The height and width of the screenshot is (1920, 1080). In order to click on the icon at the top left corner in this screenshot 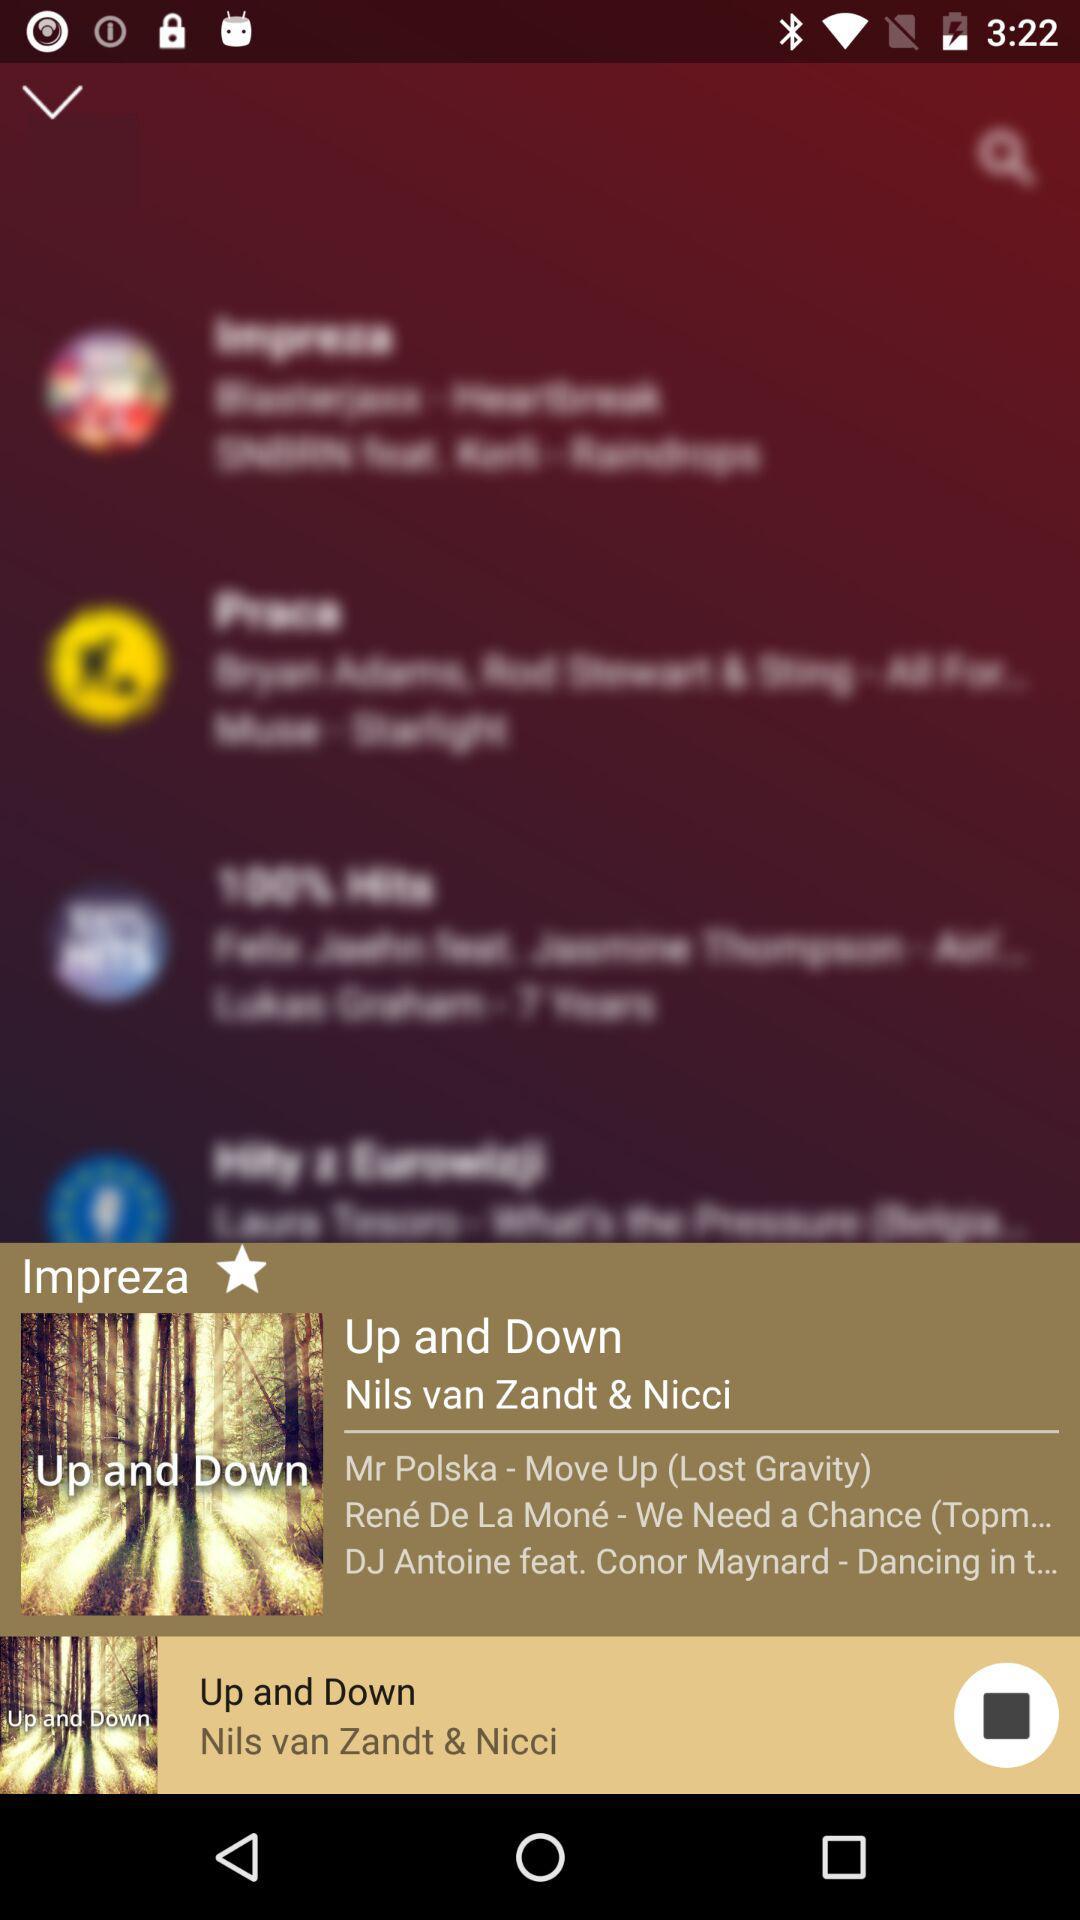, I will do `click(51, 101)`.